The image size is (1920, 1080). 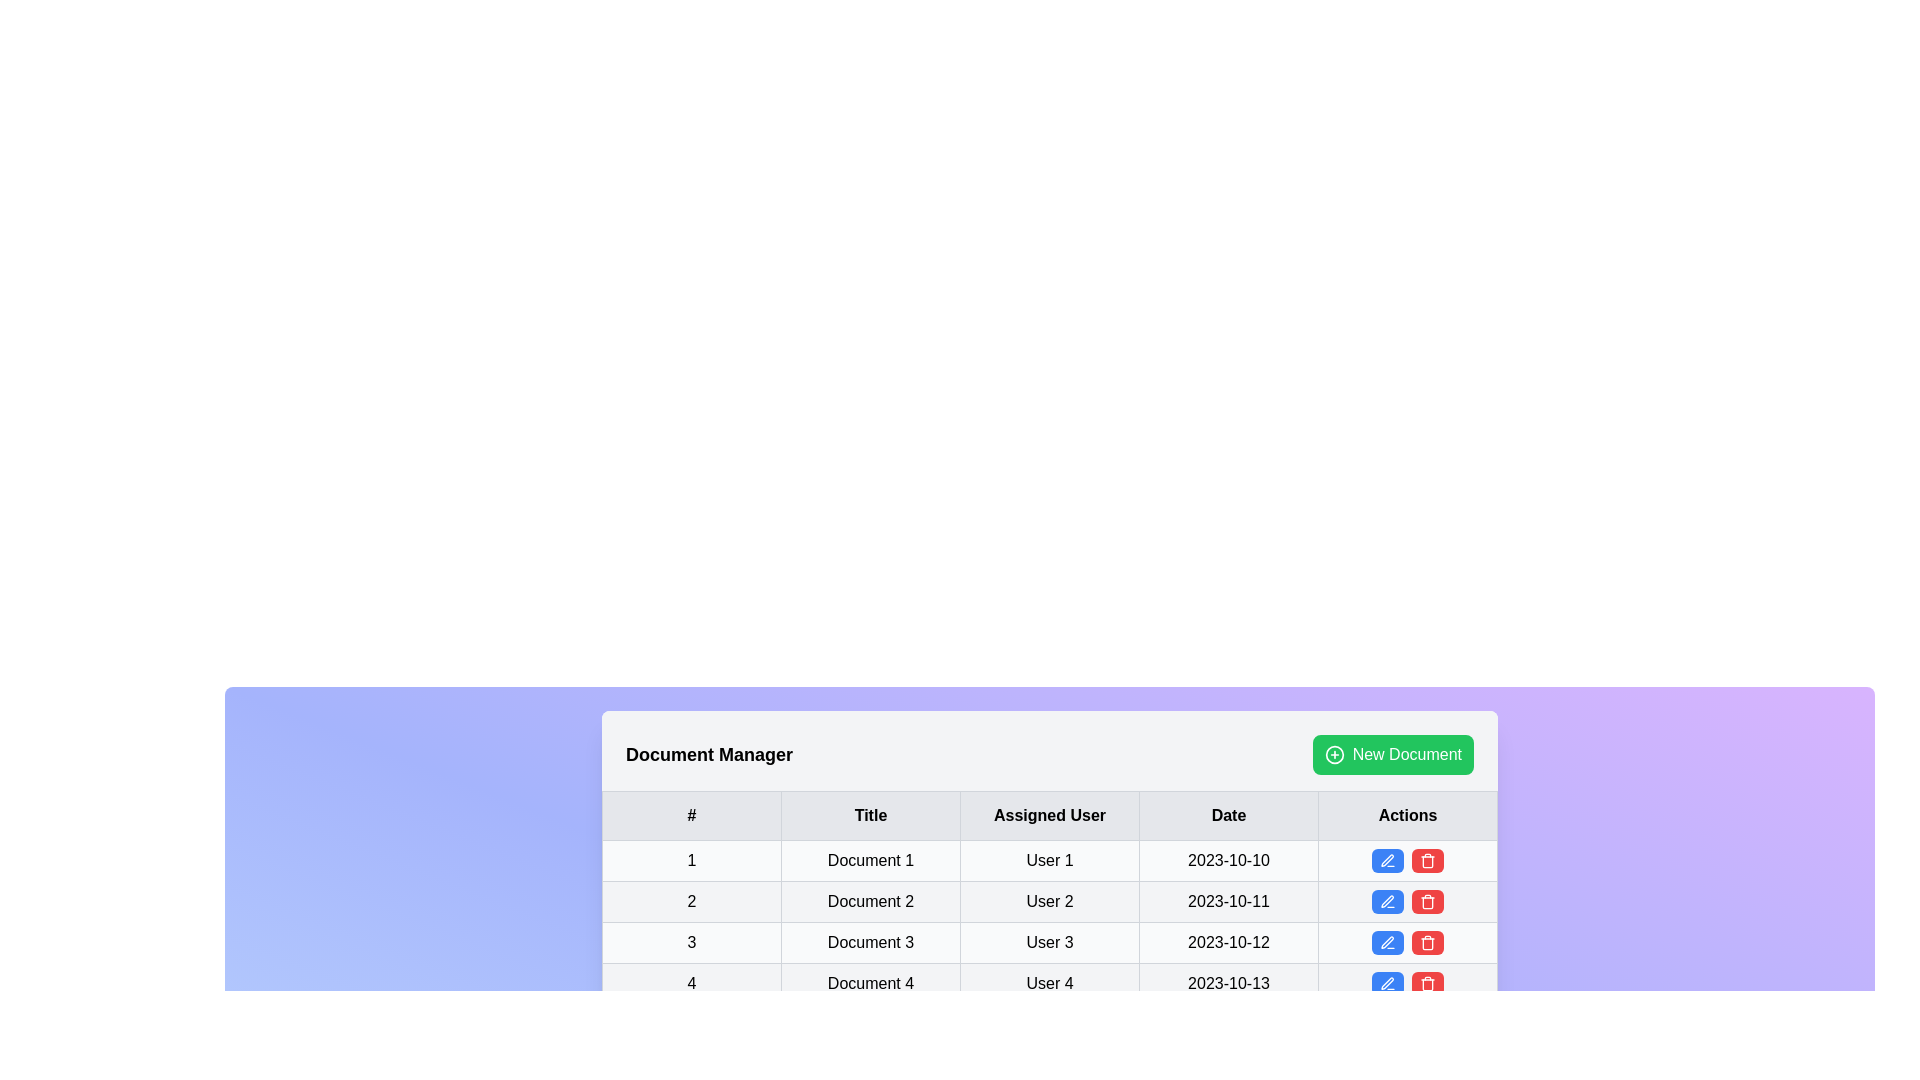 What do you see at coordinates (691, 982) in the screenshot?
I see `the text content in the first cell of the last row of the table under the column header '#', which displays the serial number or identifier` at bounding box center [691, 982].